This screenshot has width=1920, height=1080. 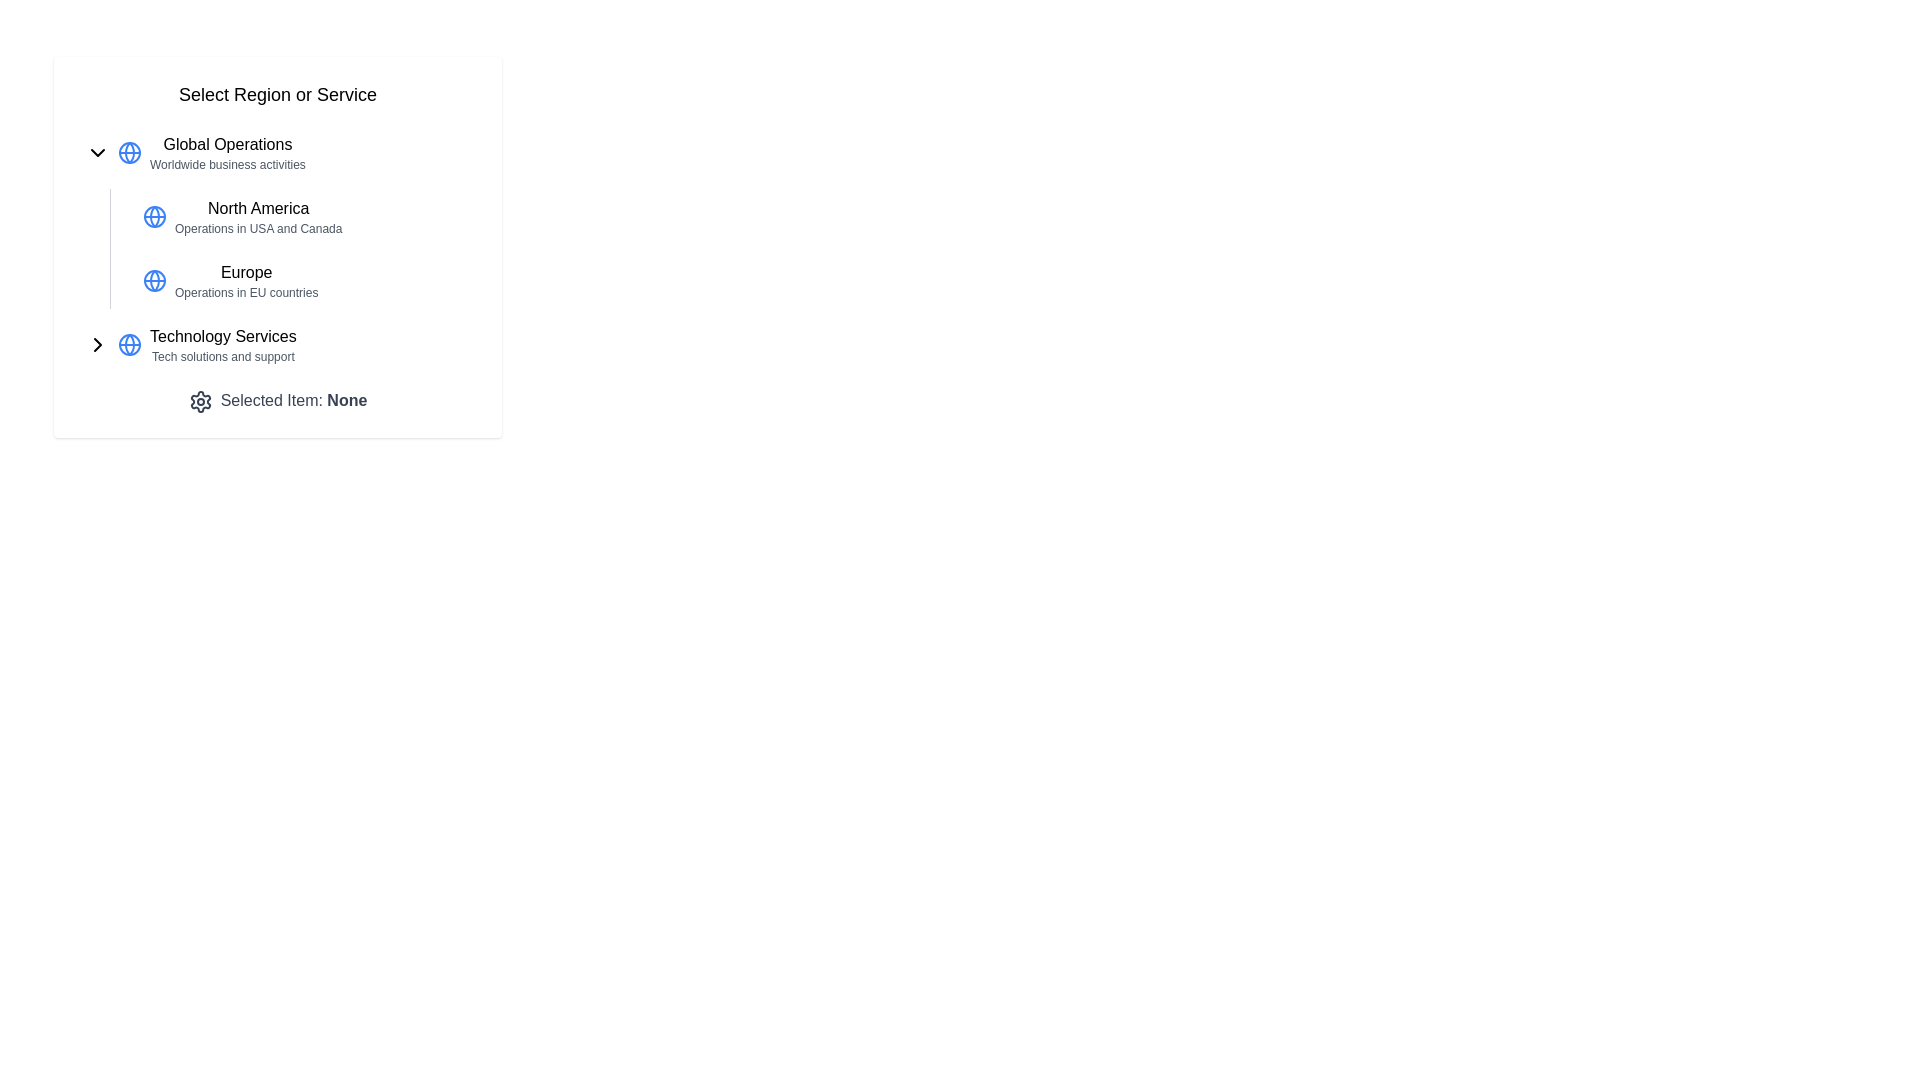 I want to click on the blue outlined circle element within the globe representation associated with the 'Europe' menu item in the 'Global Operations' category, so click(x=153, y=281).